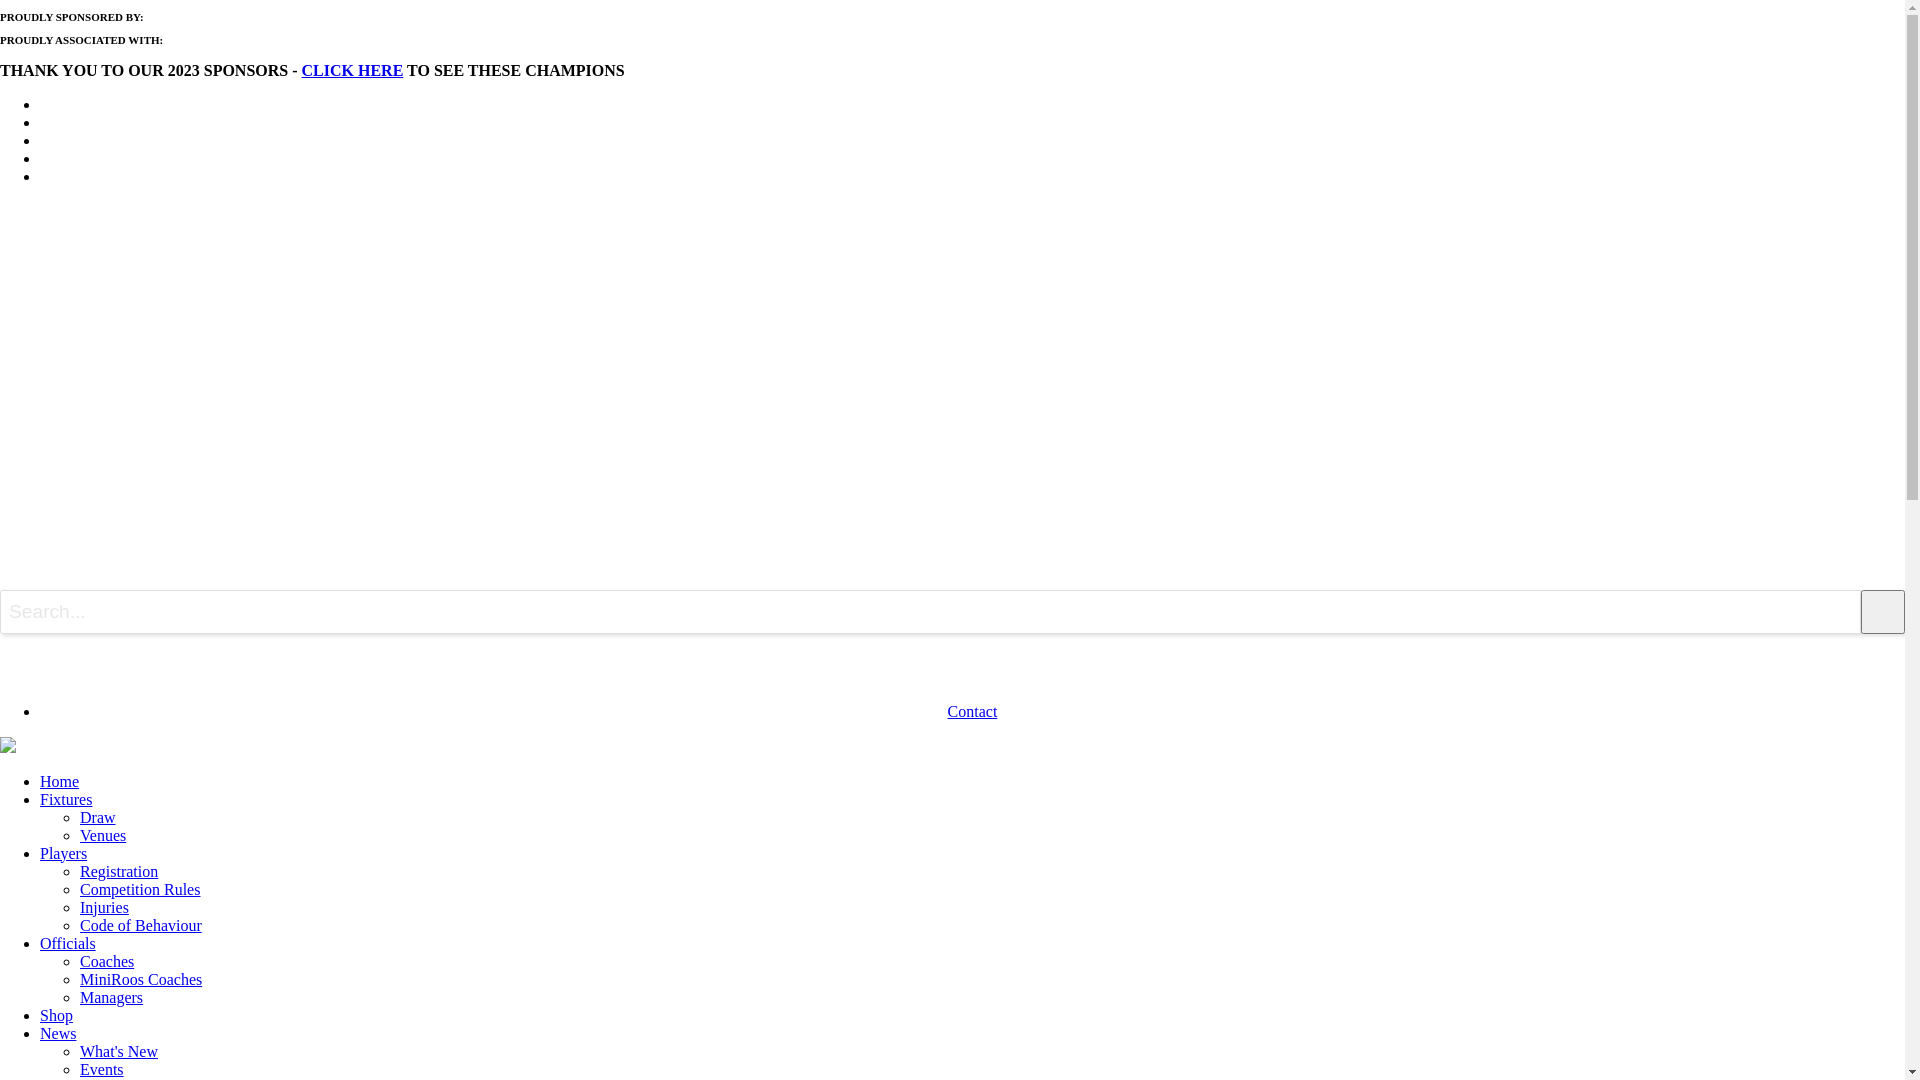  What do you see at coordinates (139, 978) in the screenshot?
I see `'MiniRoos Coaches'` at bounding box center [139, 978].